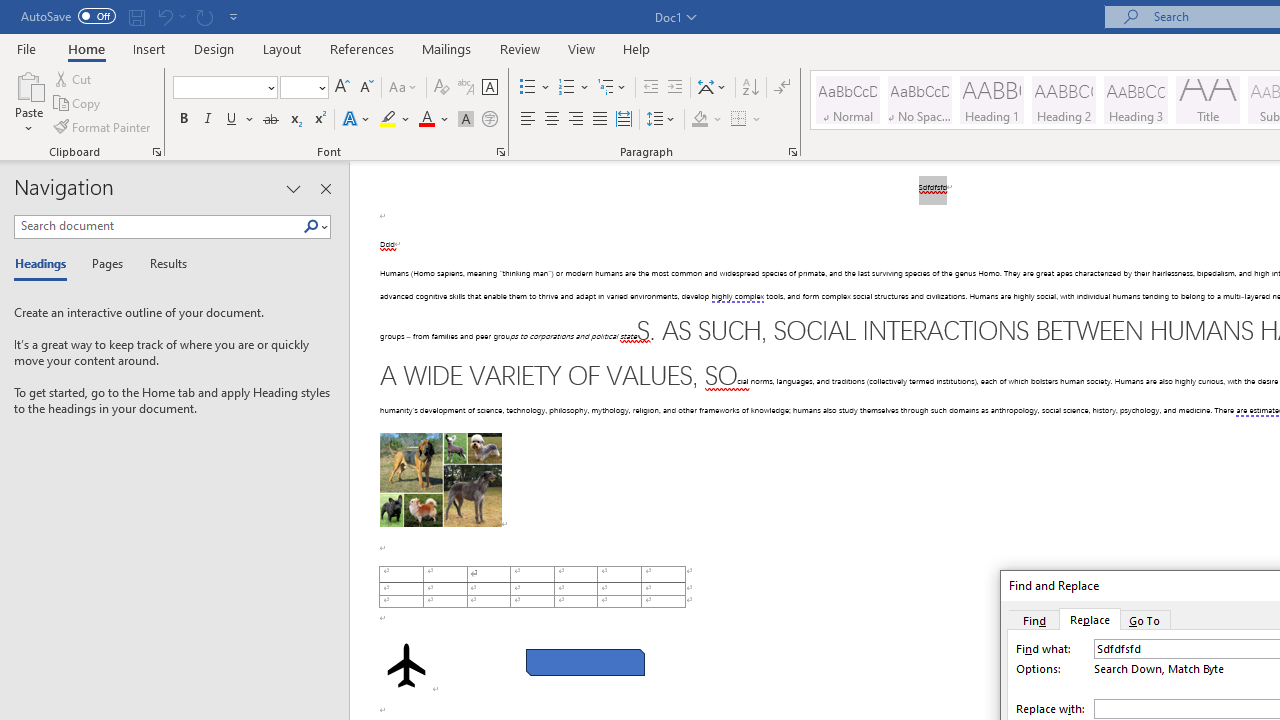  I want to click on 'Character Border', so click(489, 86).